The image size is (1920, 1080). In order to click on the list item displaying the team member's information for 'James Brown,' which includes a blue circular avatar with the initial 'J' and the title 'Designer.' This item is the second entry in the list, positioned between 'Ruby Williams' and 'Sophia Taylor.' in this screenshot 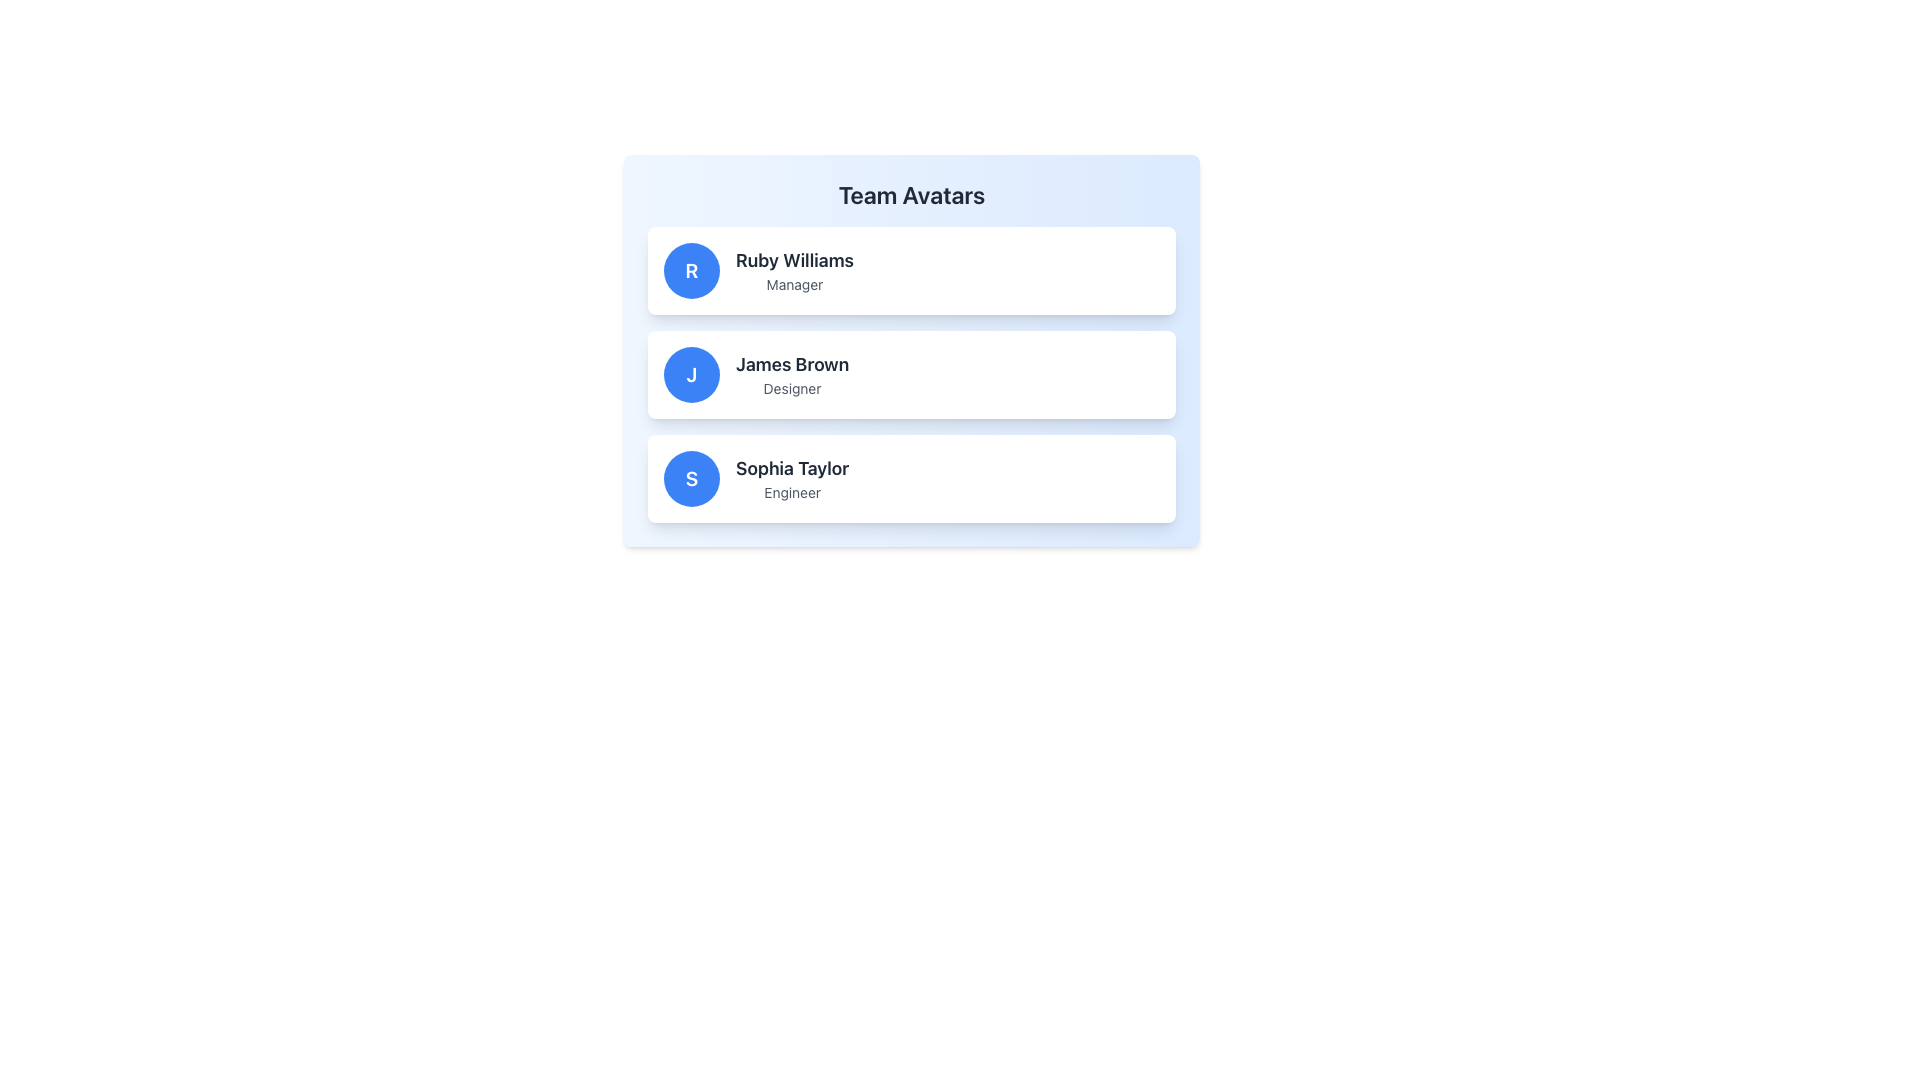, I will do `click(911, 374)`.